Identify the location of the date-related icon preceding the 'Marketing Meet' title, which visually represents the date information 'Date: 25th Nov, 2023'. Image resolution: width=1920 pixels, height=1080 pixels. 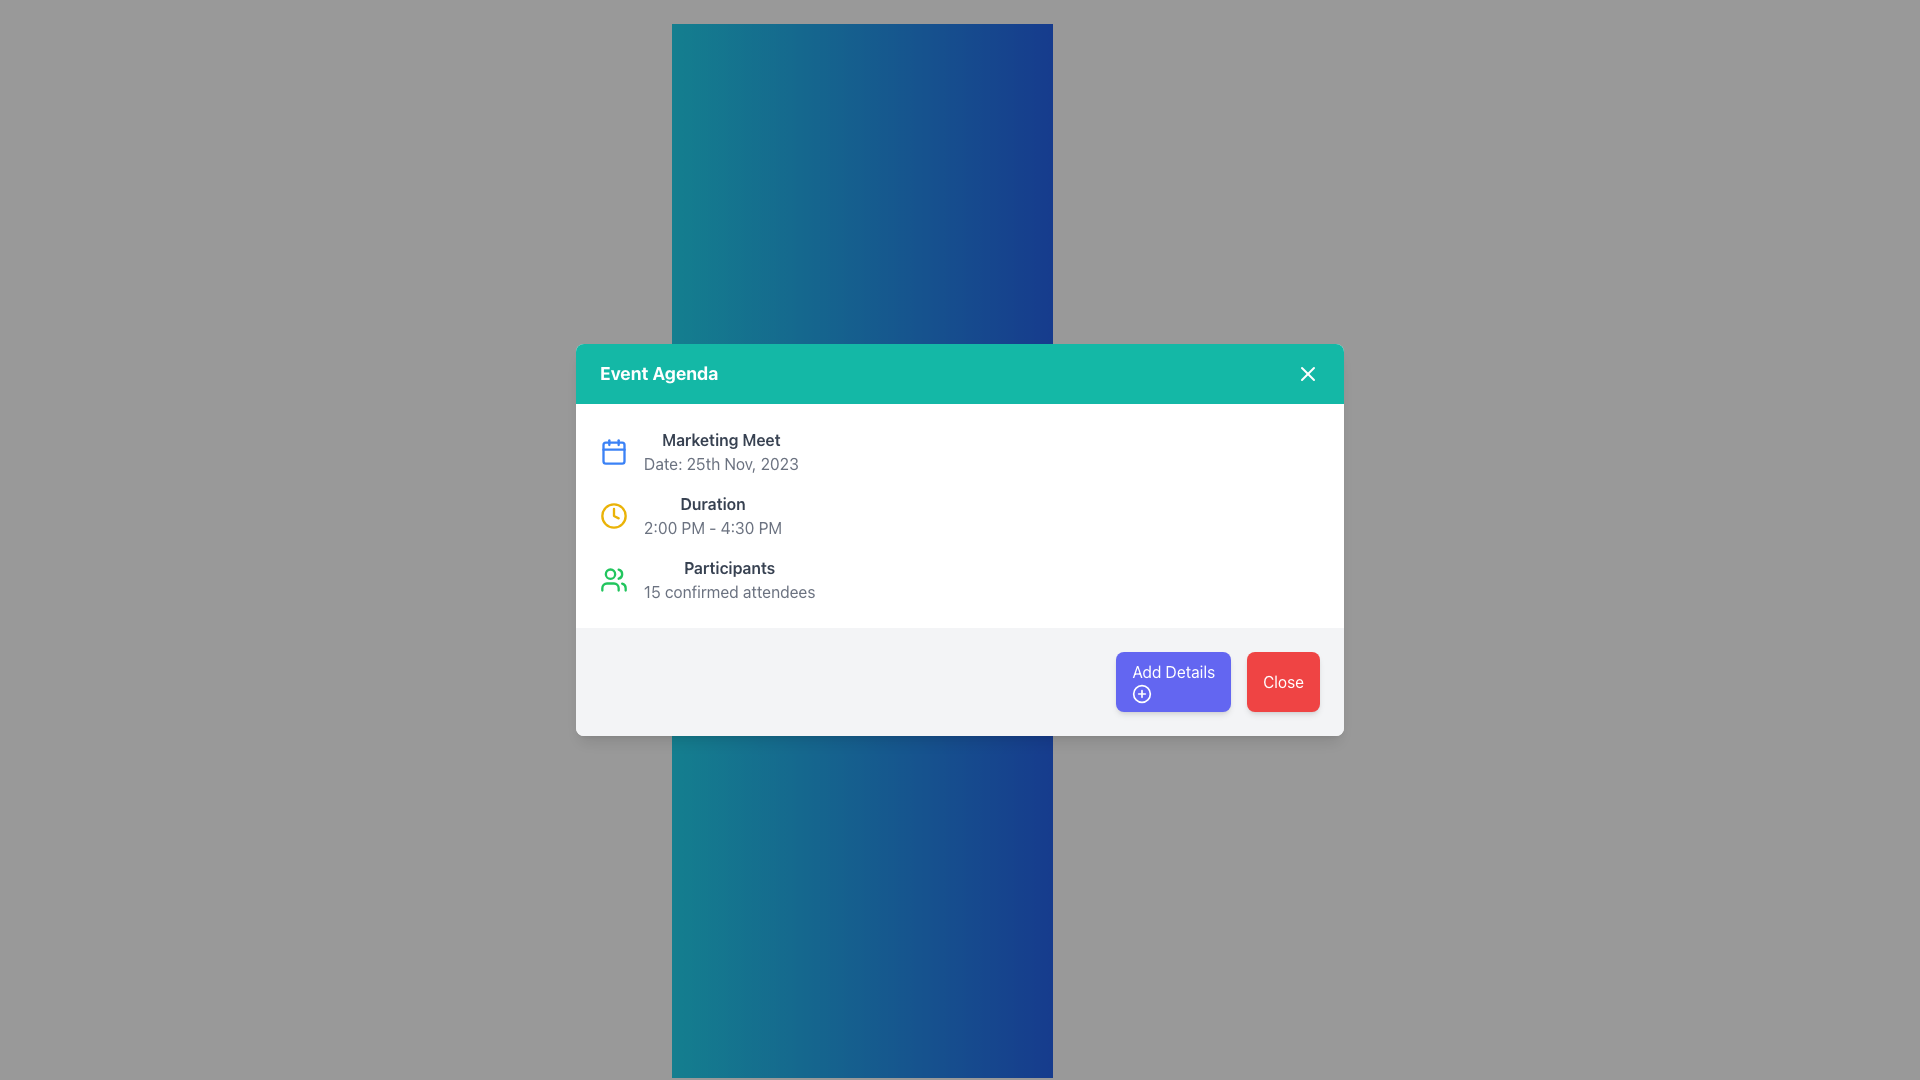
(613, 451).